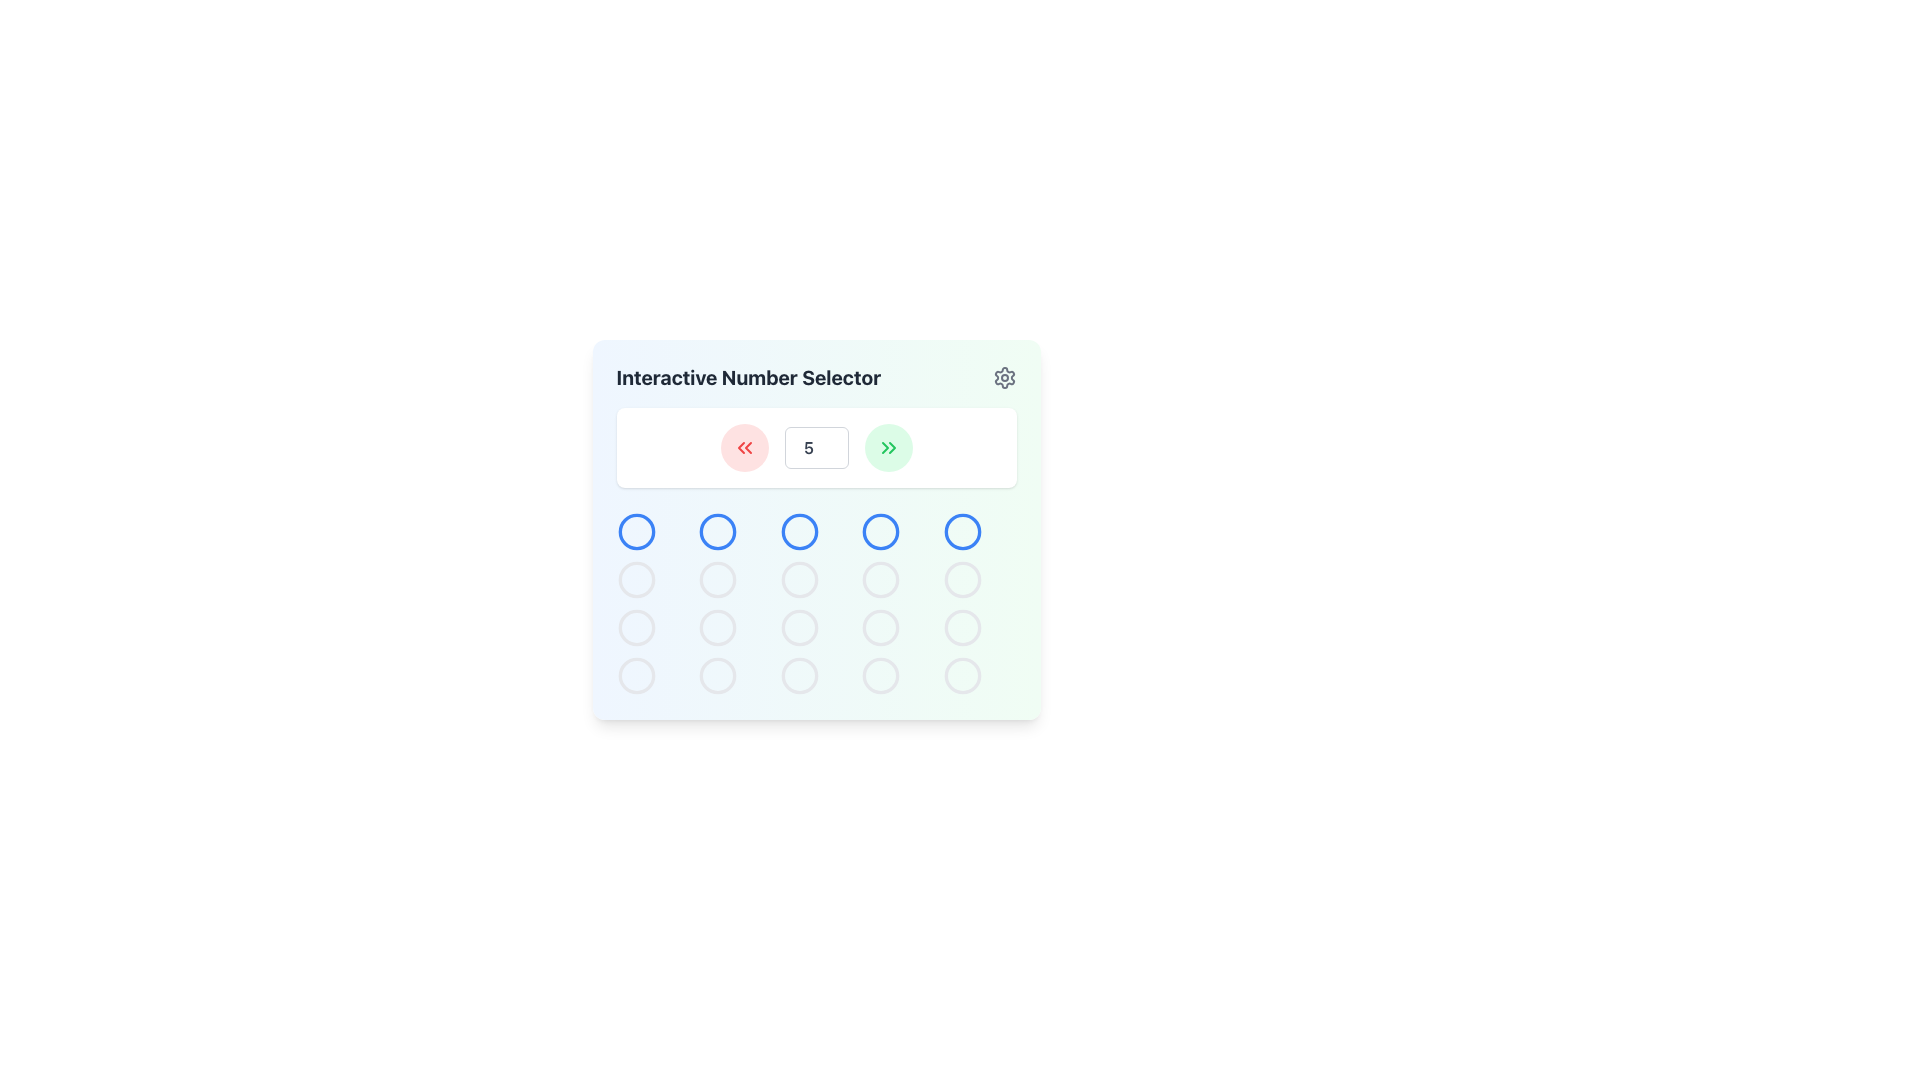 This screenshot has width=1920, height=1080. I want to click on the inner circle SVG element located at the bottom-right position of the grid, which serves as a static indicator, so click(962, 627).